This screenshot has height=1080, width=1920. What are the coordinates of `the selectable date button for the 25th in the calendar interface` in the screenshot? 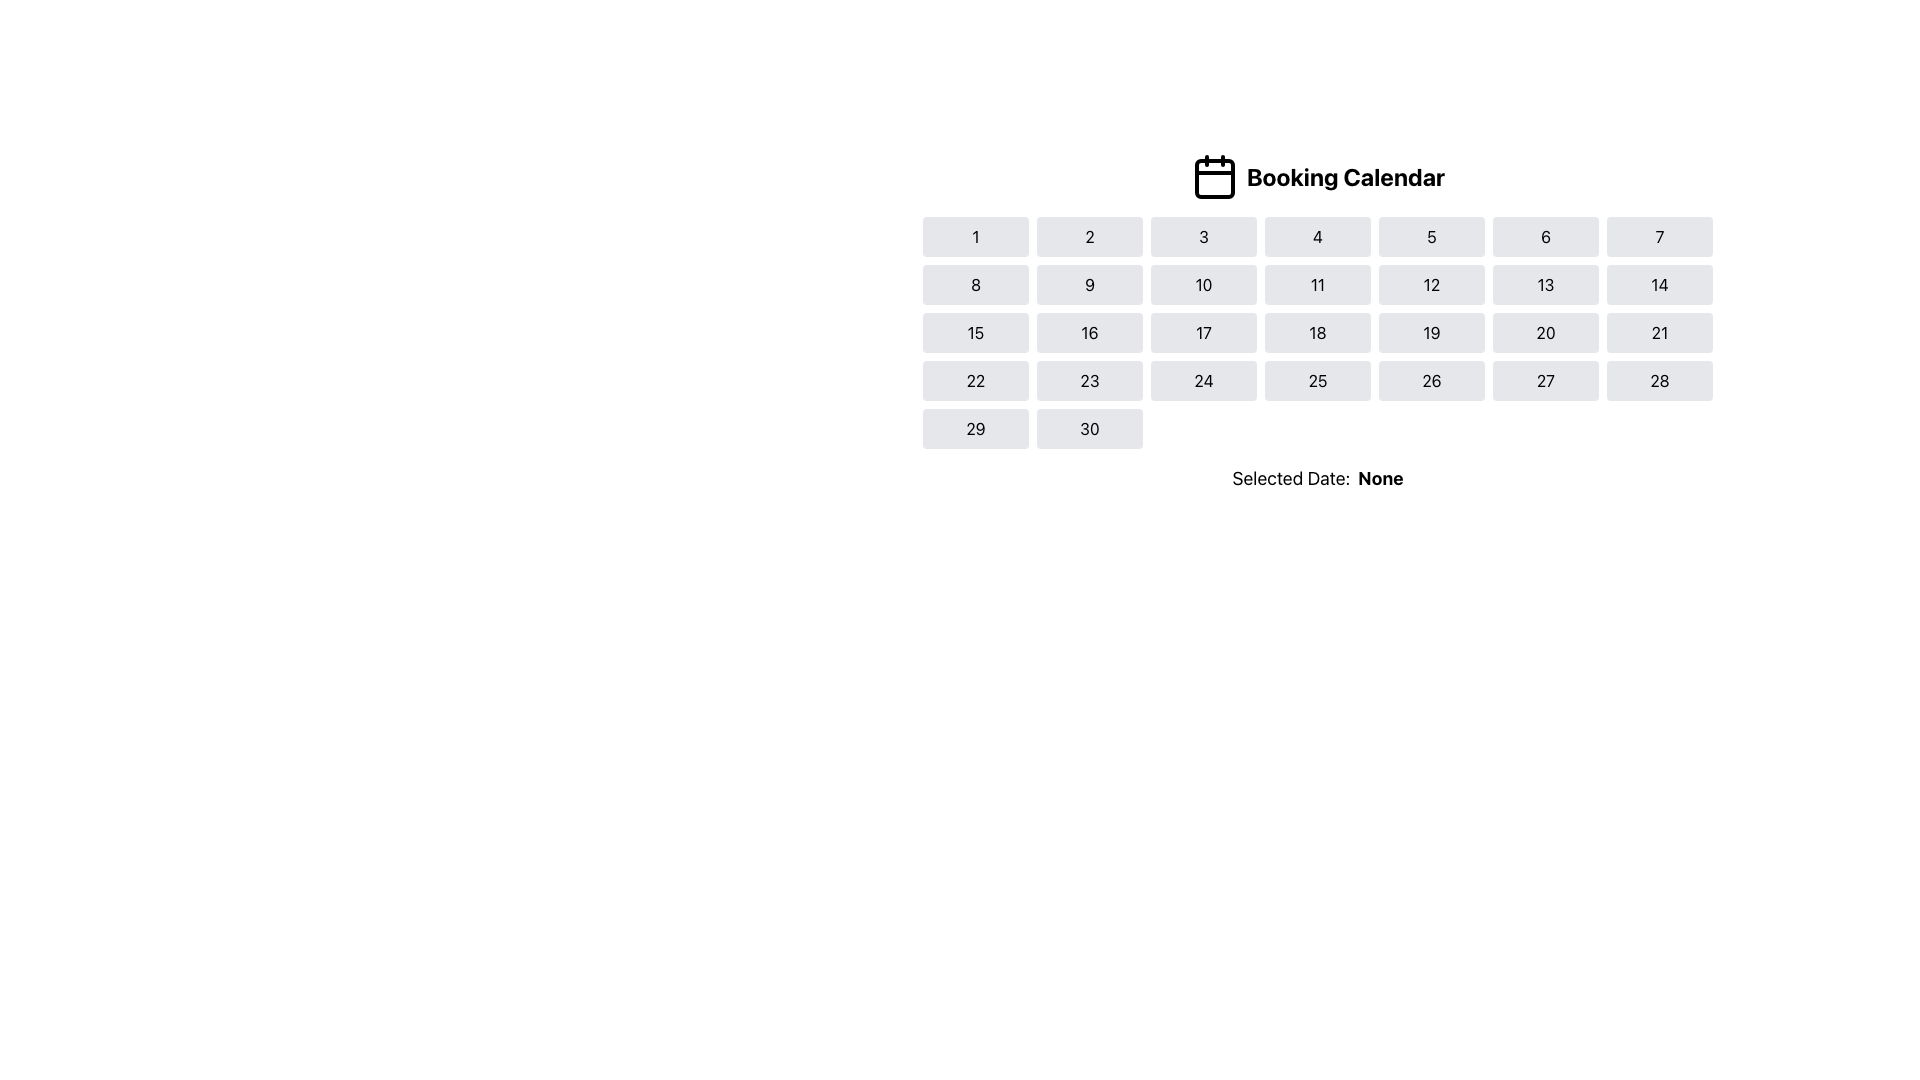 It's located at (1318, 381).